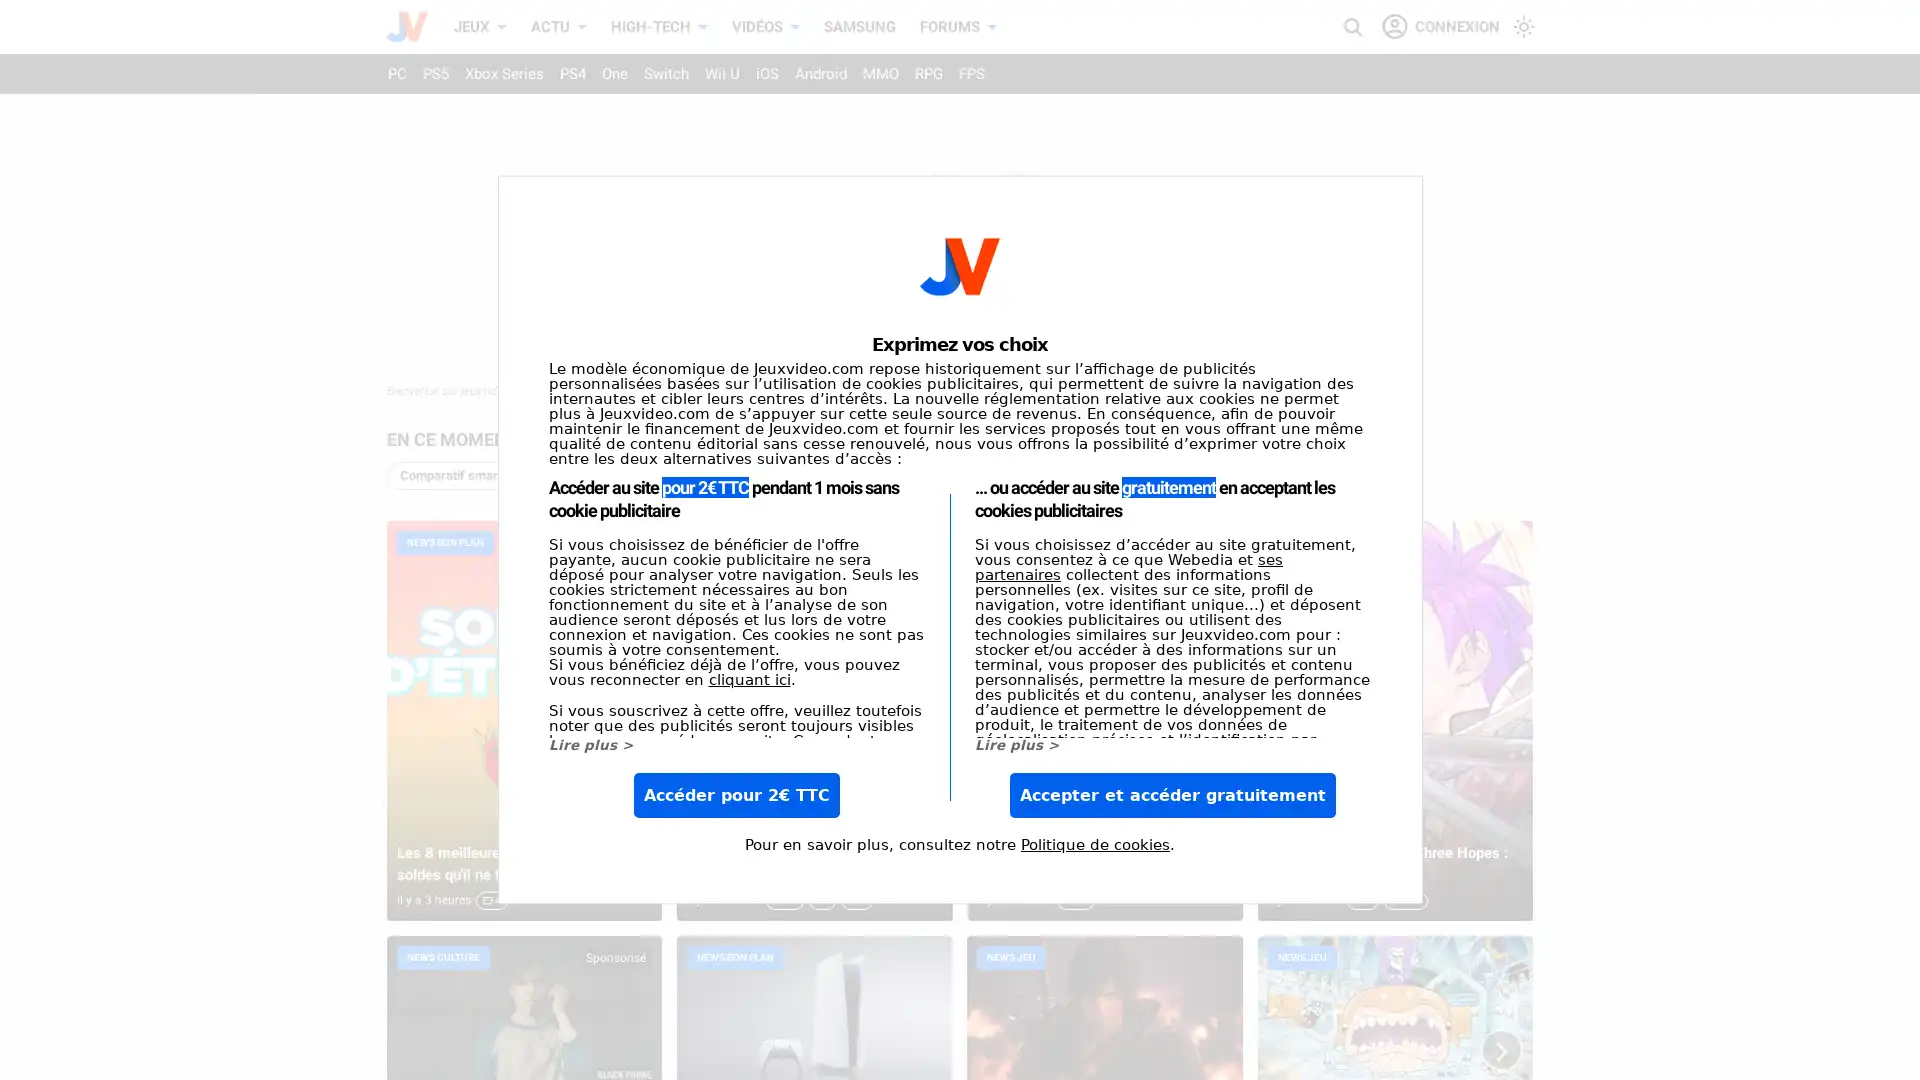 The image size is (1920, 1080). Describe the element at coordinates (734, 794) in the screenshot. I see `Acceder pour 2 TTC` at that location.